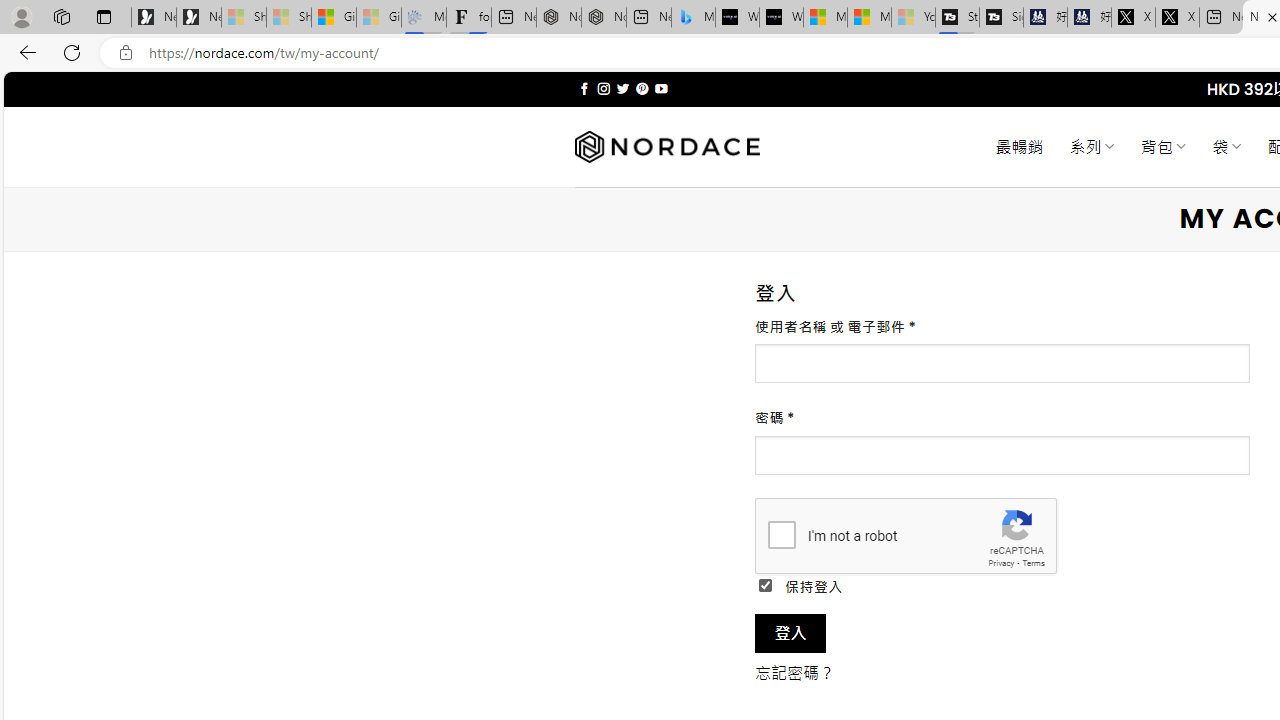 This screenshot has height=720, width=1280. I want to click on 'Microsoft Start', so click(869, 17).